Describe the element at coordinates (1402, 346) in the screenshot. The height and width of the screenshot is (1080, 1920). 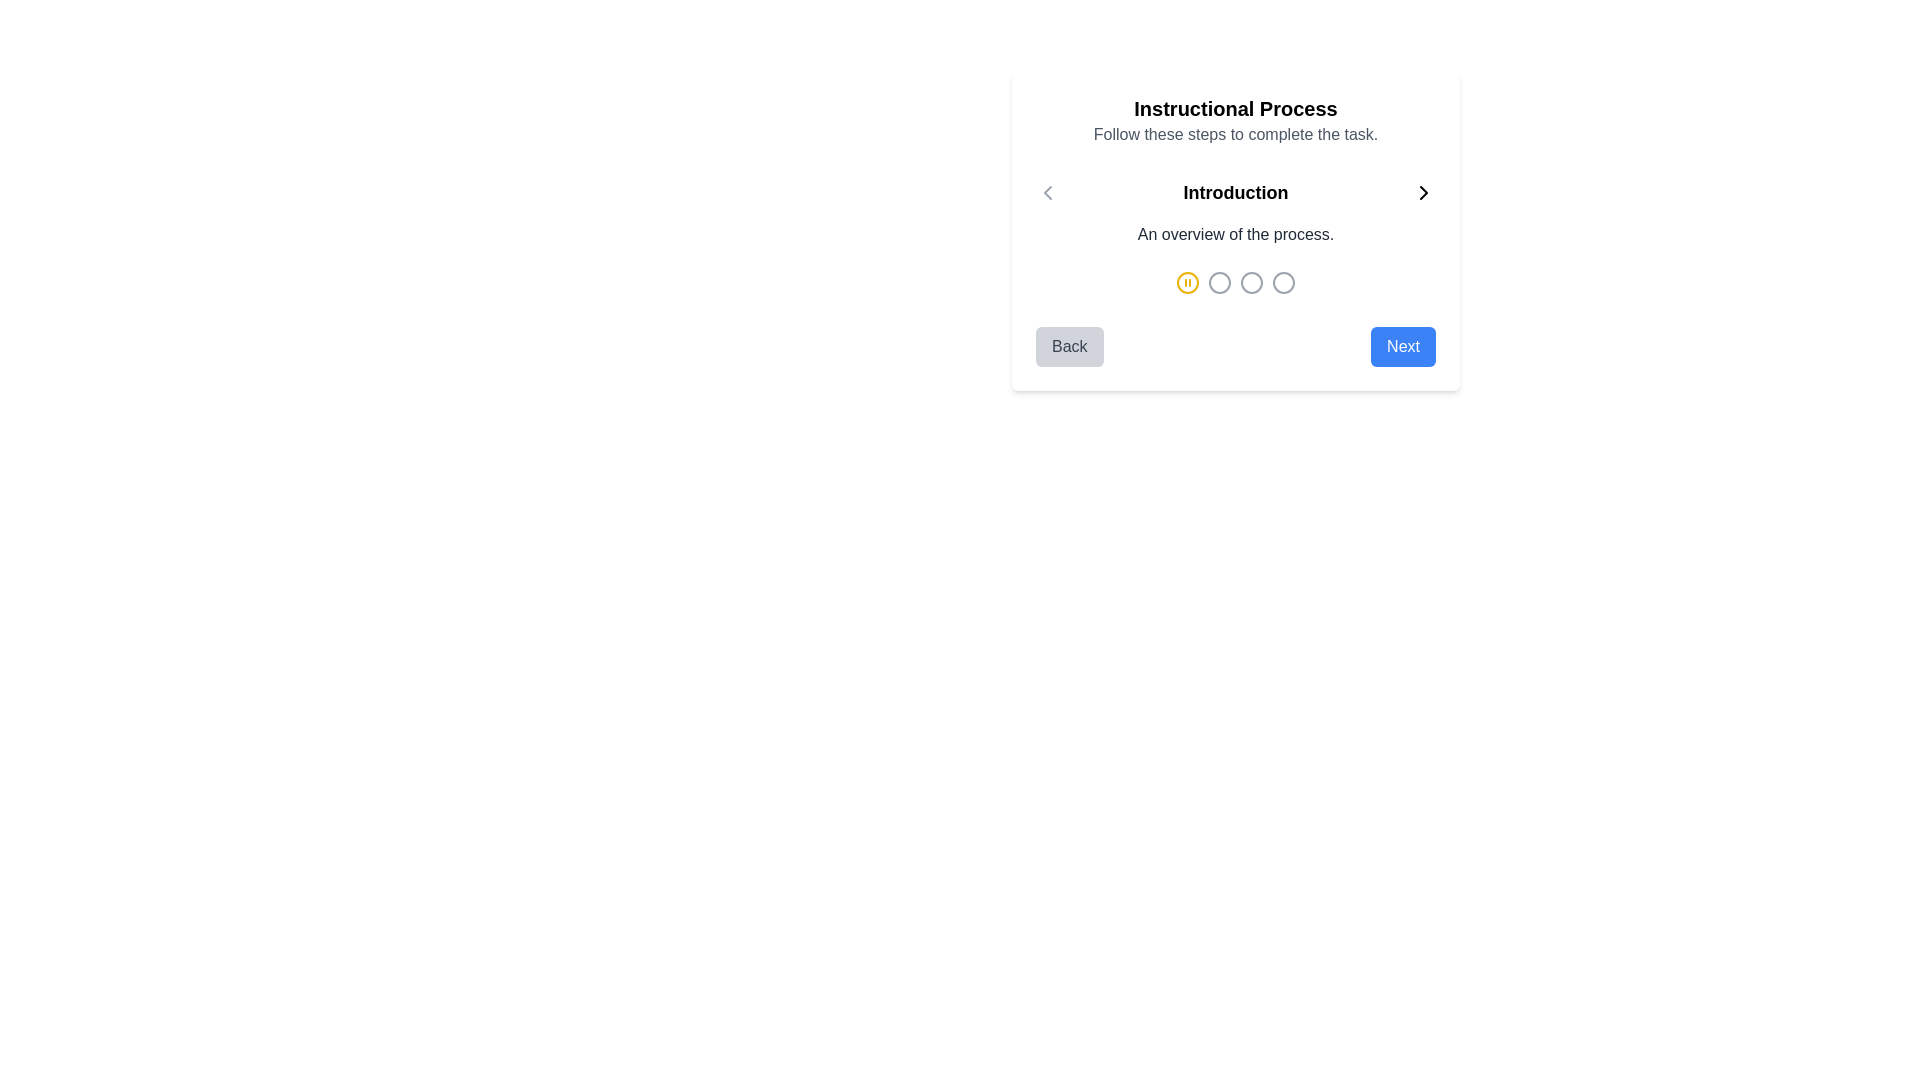
I see `the 'Next' button, which is a rectangular button with rounded corners, blue background, and white text, located on the right side of the navigation interface` at that location.